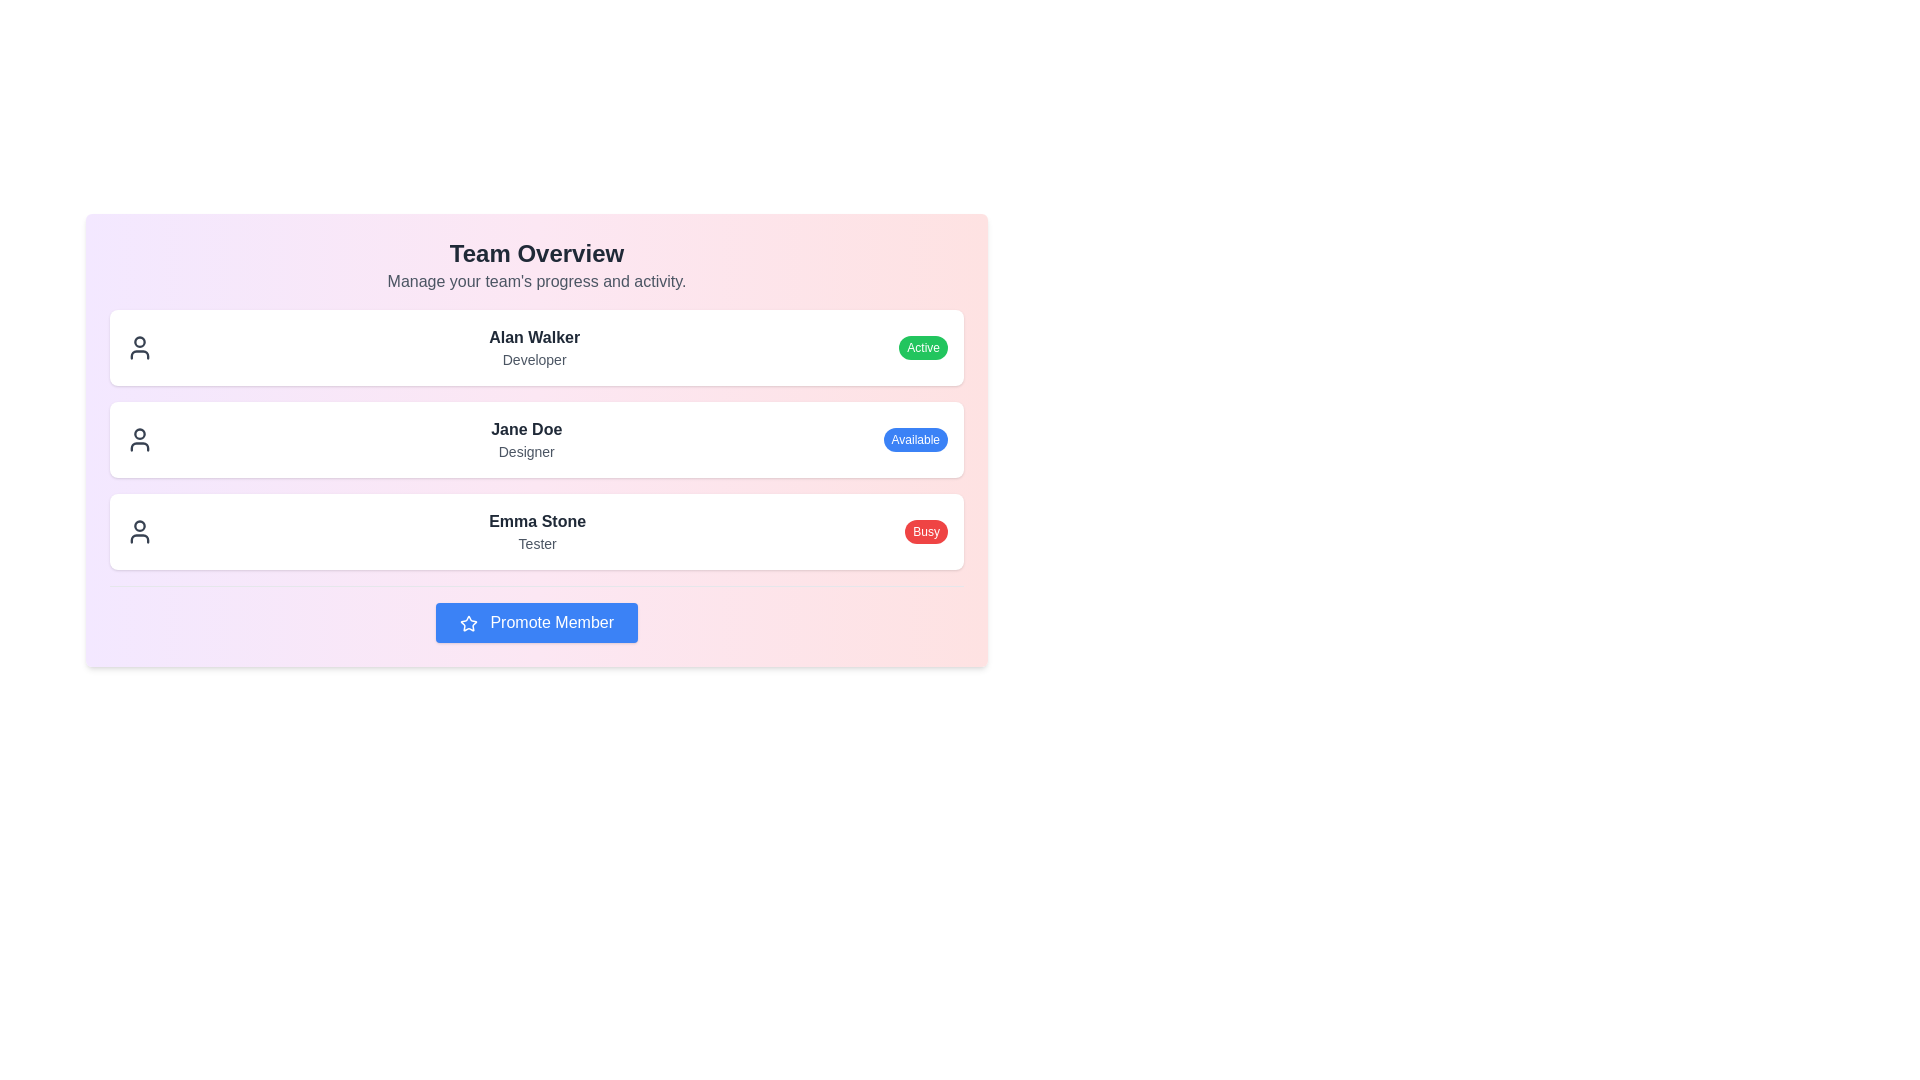 The width and height of the screenshot is (1920, 1080). What do you see at coordinates (526, 428) in the screenshot?
I see `on the label displaying 'Jane Doe' in bold dark-gray font` at bounding box center [526, 428].